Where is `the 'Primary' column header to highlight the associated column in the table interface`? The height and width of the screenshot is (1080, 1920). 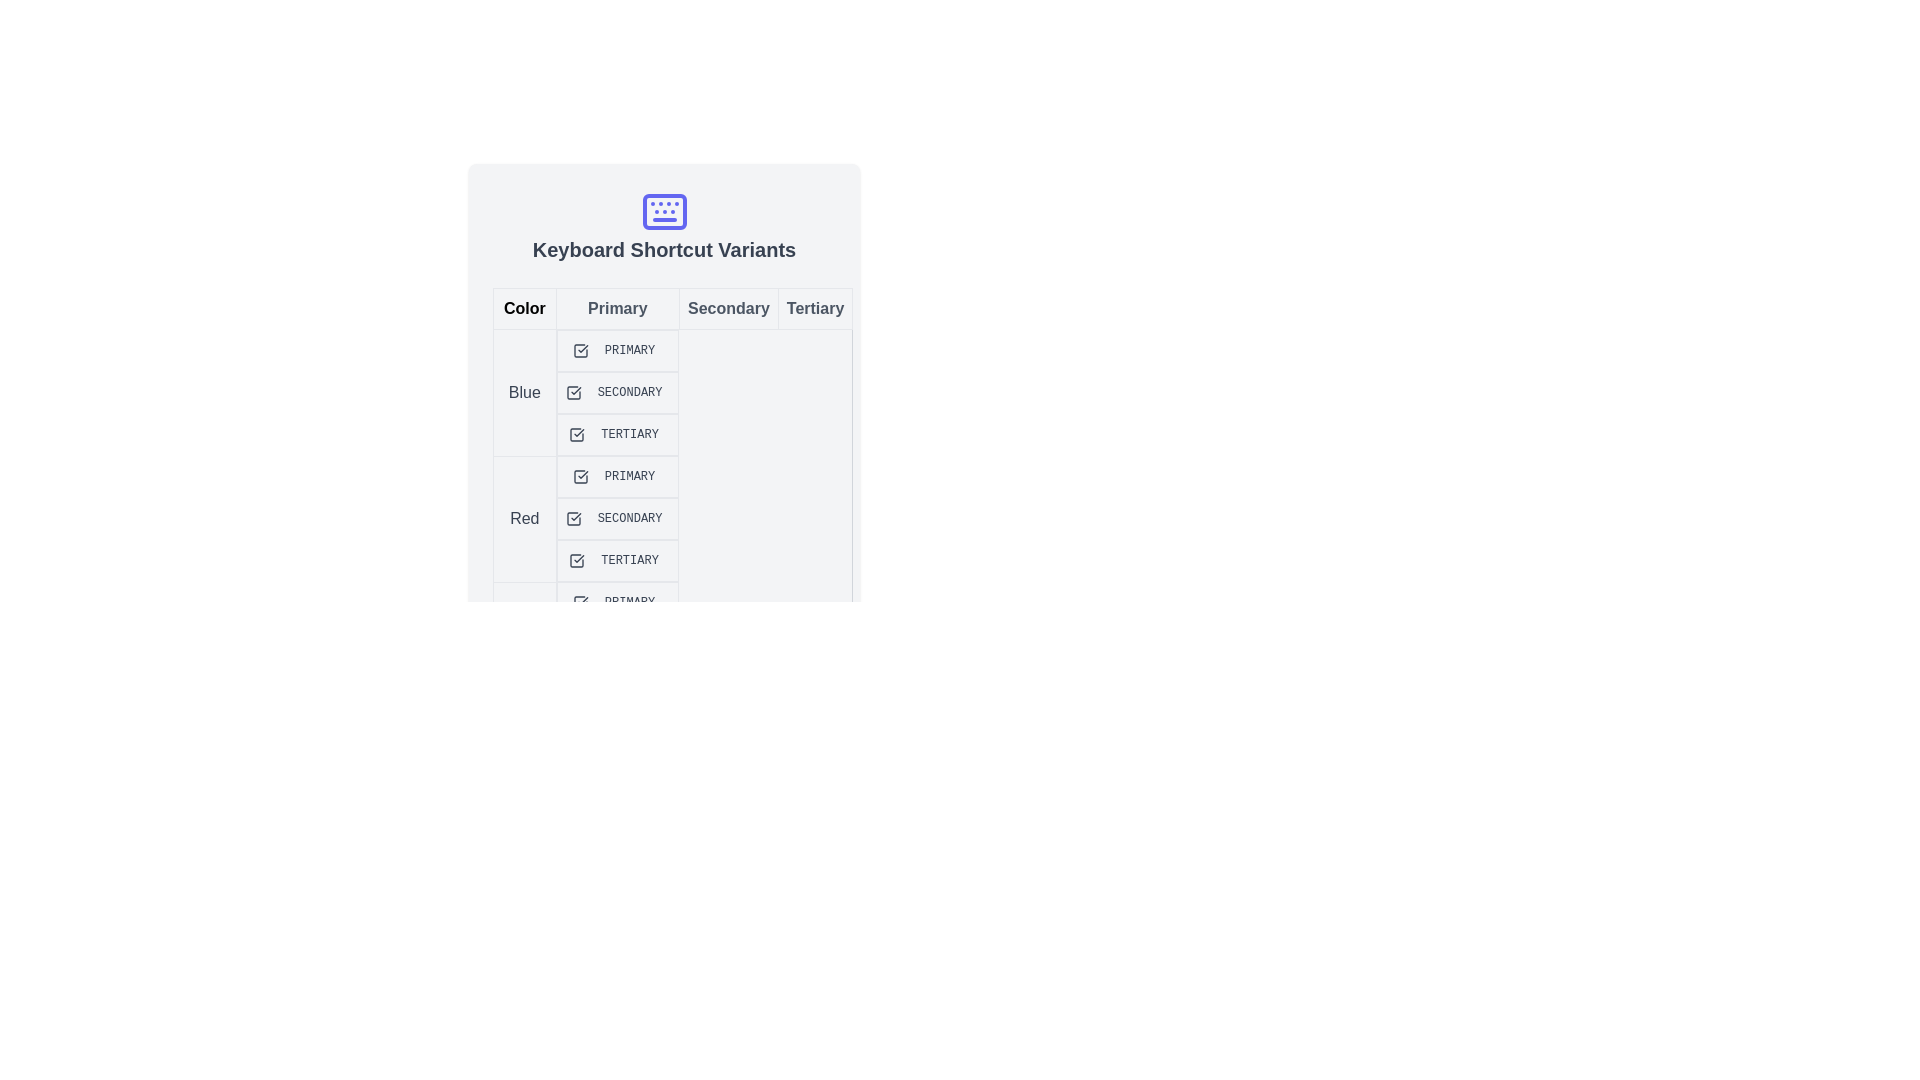
the 'Primary' column header to highlight the associated column in the table interface is located at coordinates (616, 308).